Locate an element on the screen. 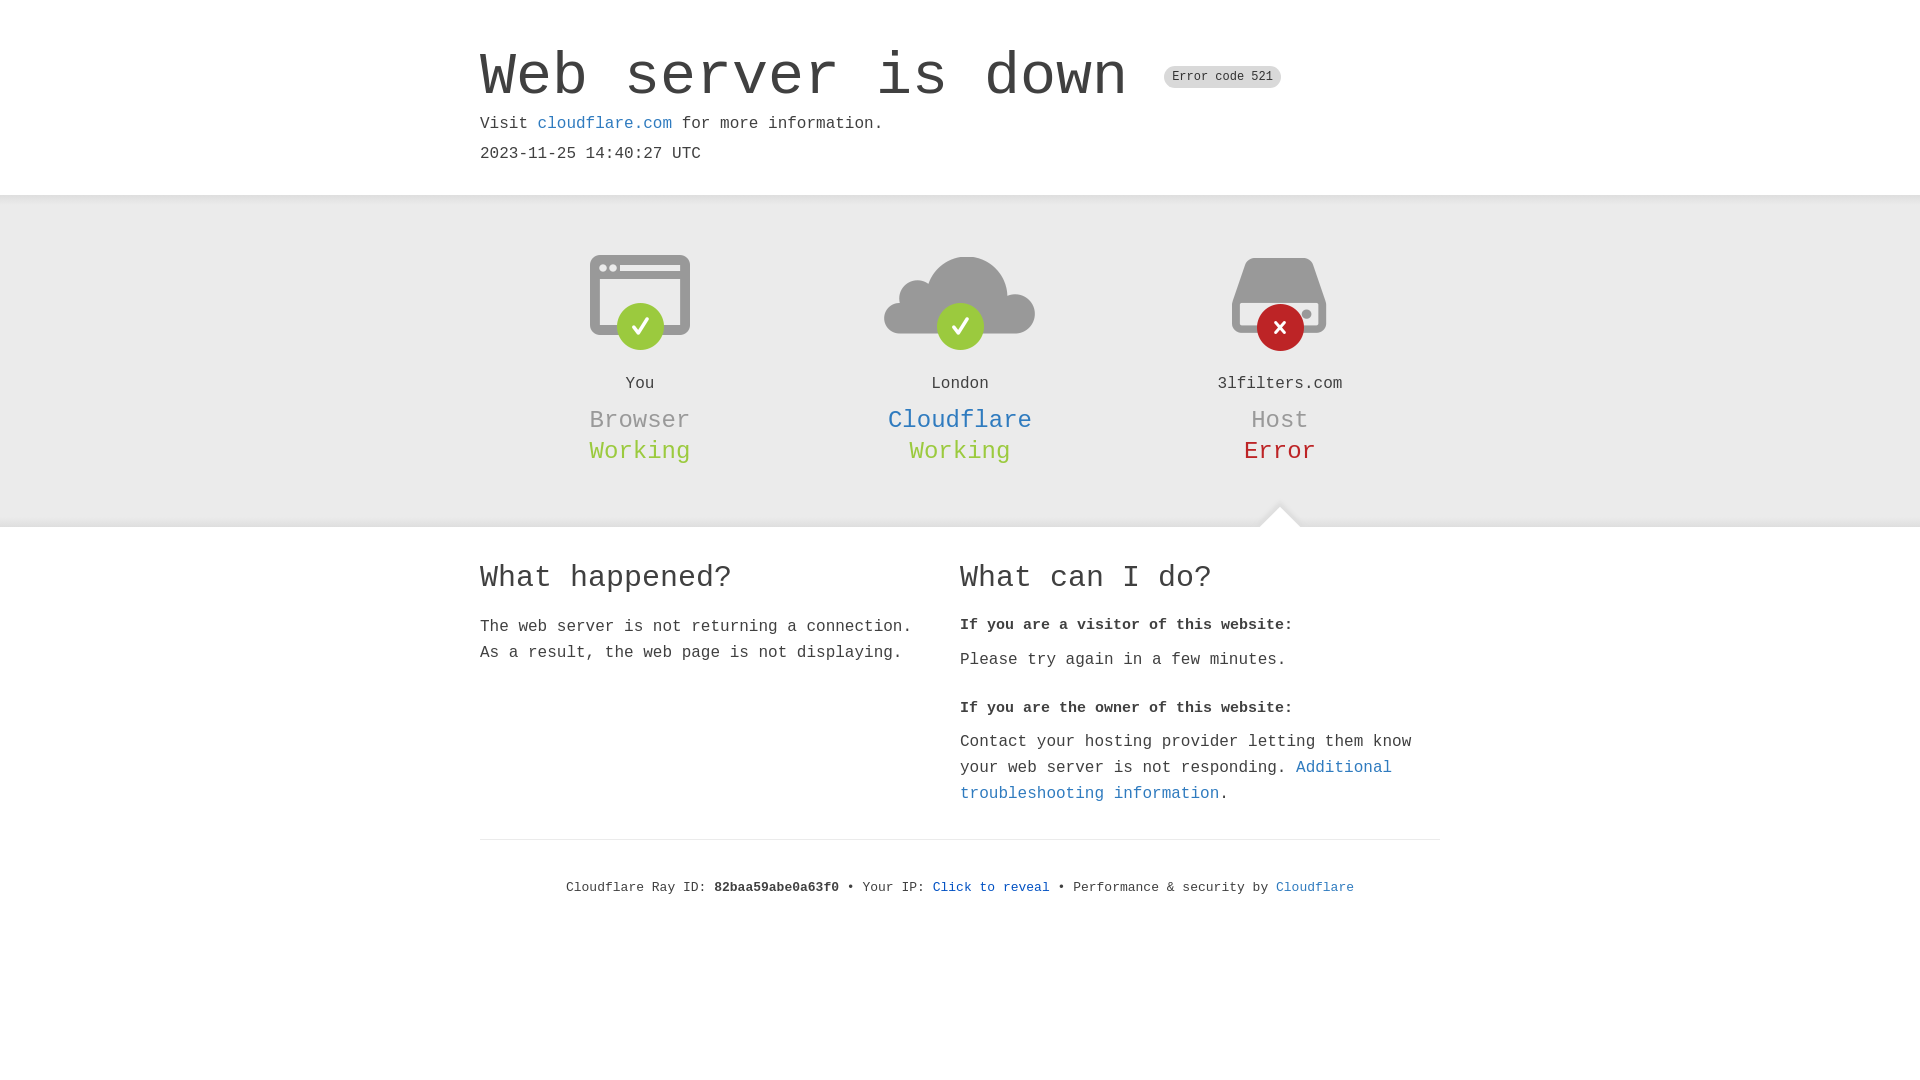 Image resolution: width=1920 pixels, height=1080 pixels. 'Additional troubleshooting information' is located at coordinates (1176, 779).